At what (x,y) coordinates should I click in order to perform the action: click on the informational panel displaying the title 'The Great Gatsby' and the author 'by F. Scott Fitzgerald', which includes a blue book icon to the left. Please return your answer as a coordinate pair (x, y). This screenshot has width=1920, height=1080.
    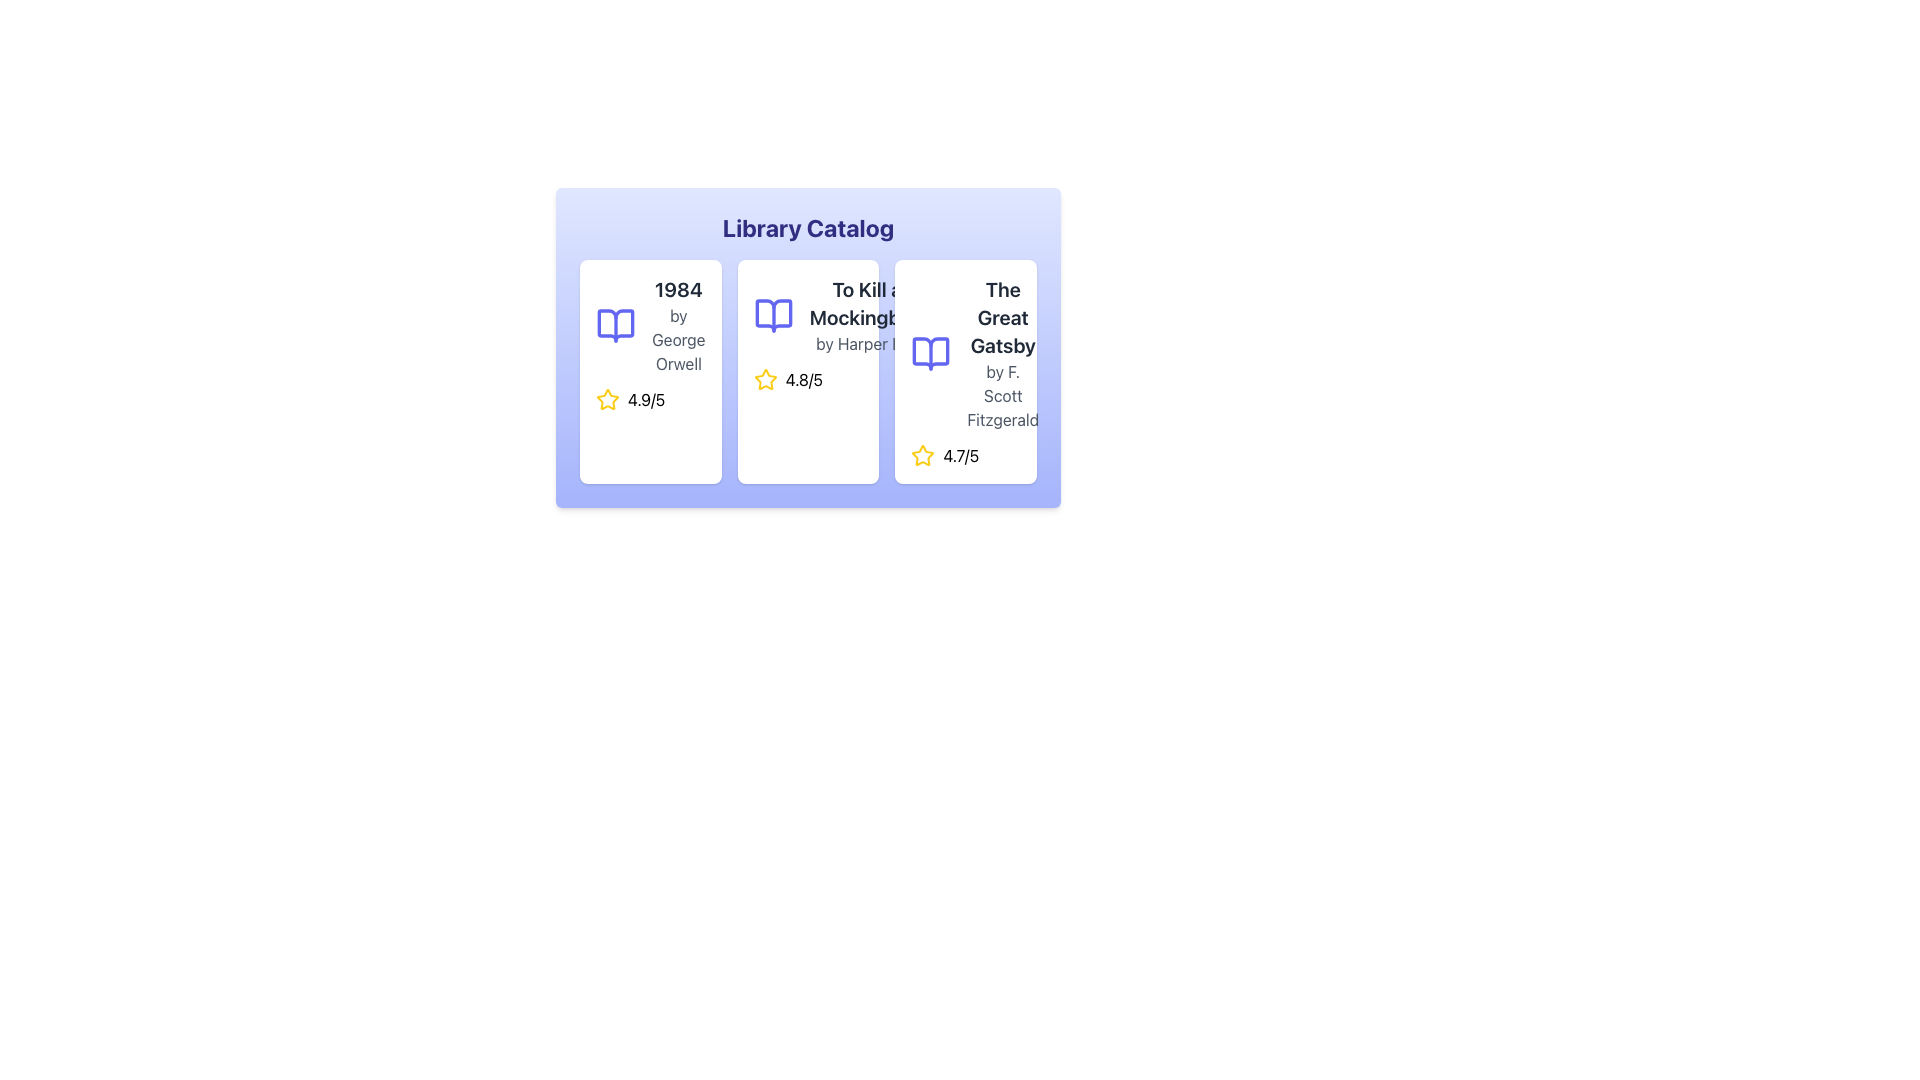
    Looking at the image, I should click on (966, 353).